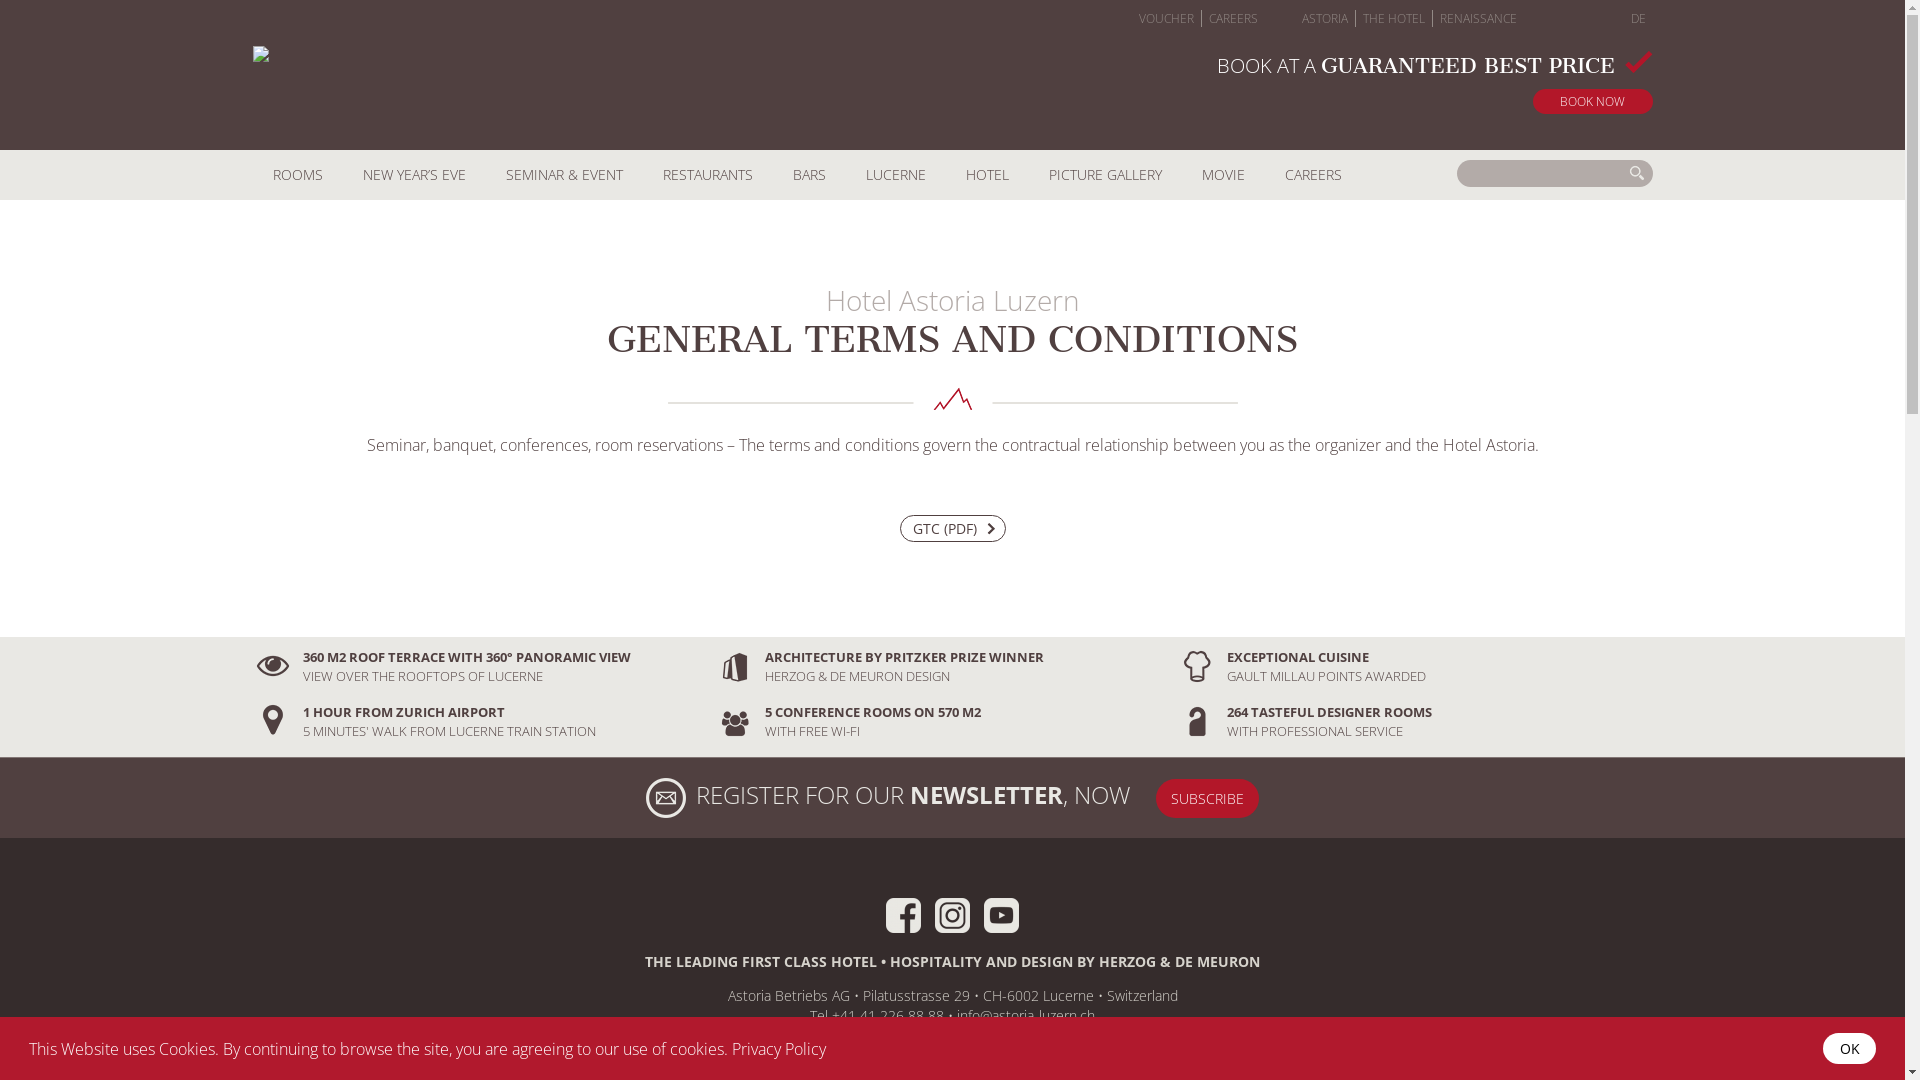  I want to click on 'OK', so click(1848, 1047).